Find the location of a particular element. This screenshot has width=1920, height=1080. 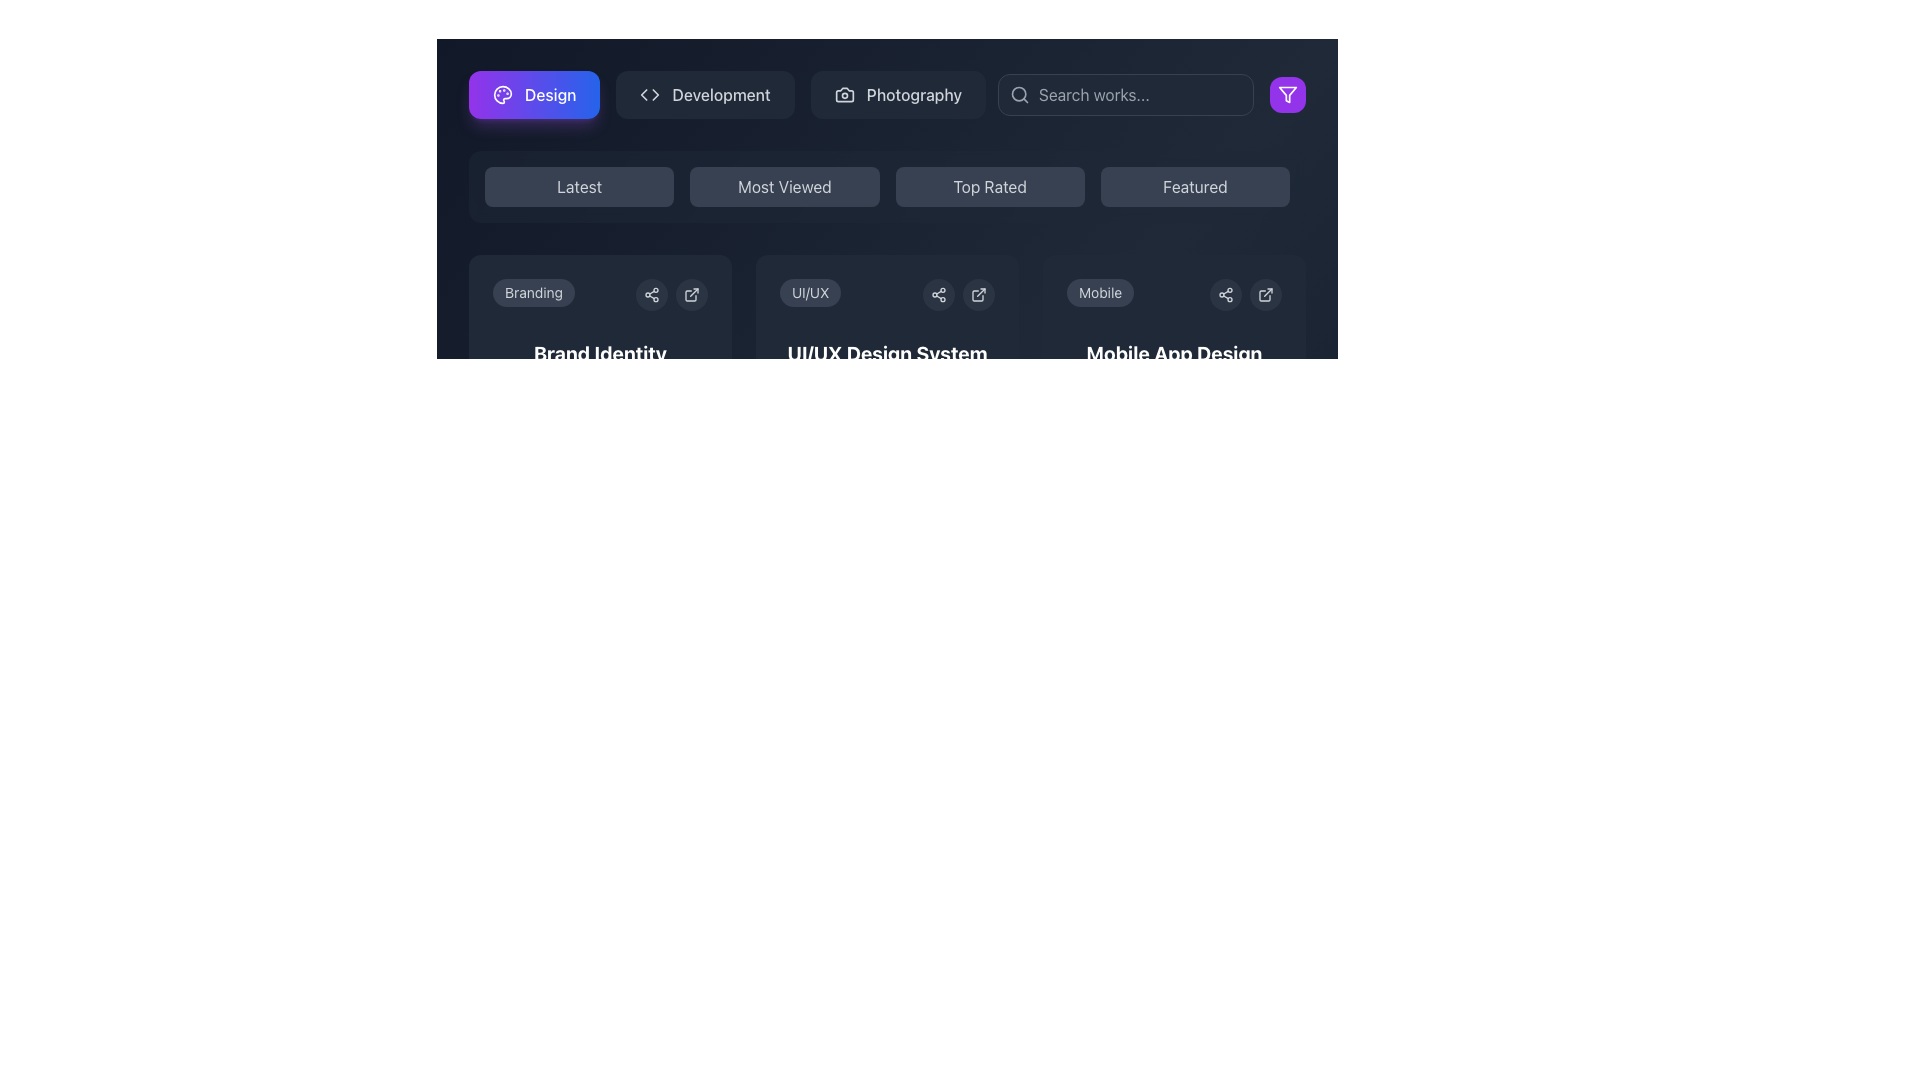

the 'Featured' button with a gray background and rounded corners, located on the far right of a group of four buttons is located at coordinates (1195, 186).